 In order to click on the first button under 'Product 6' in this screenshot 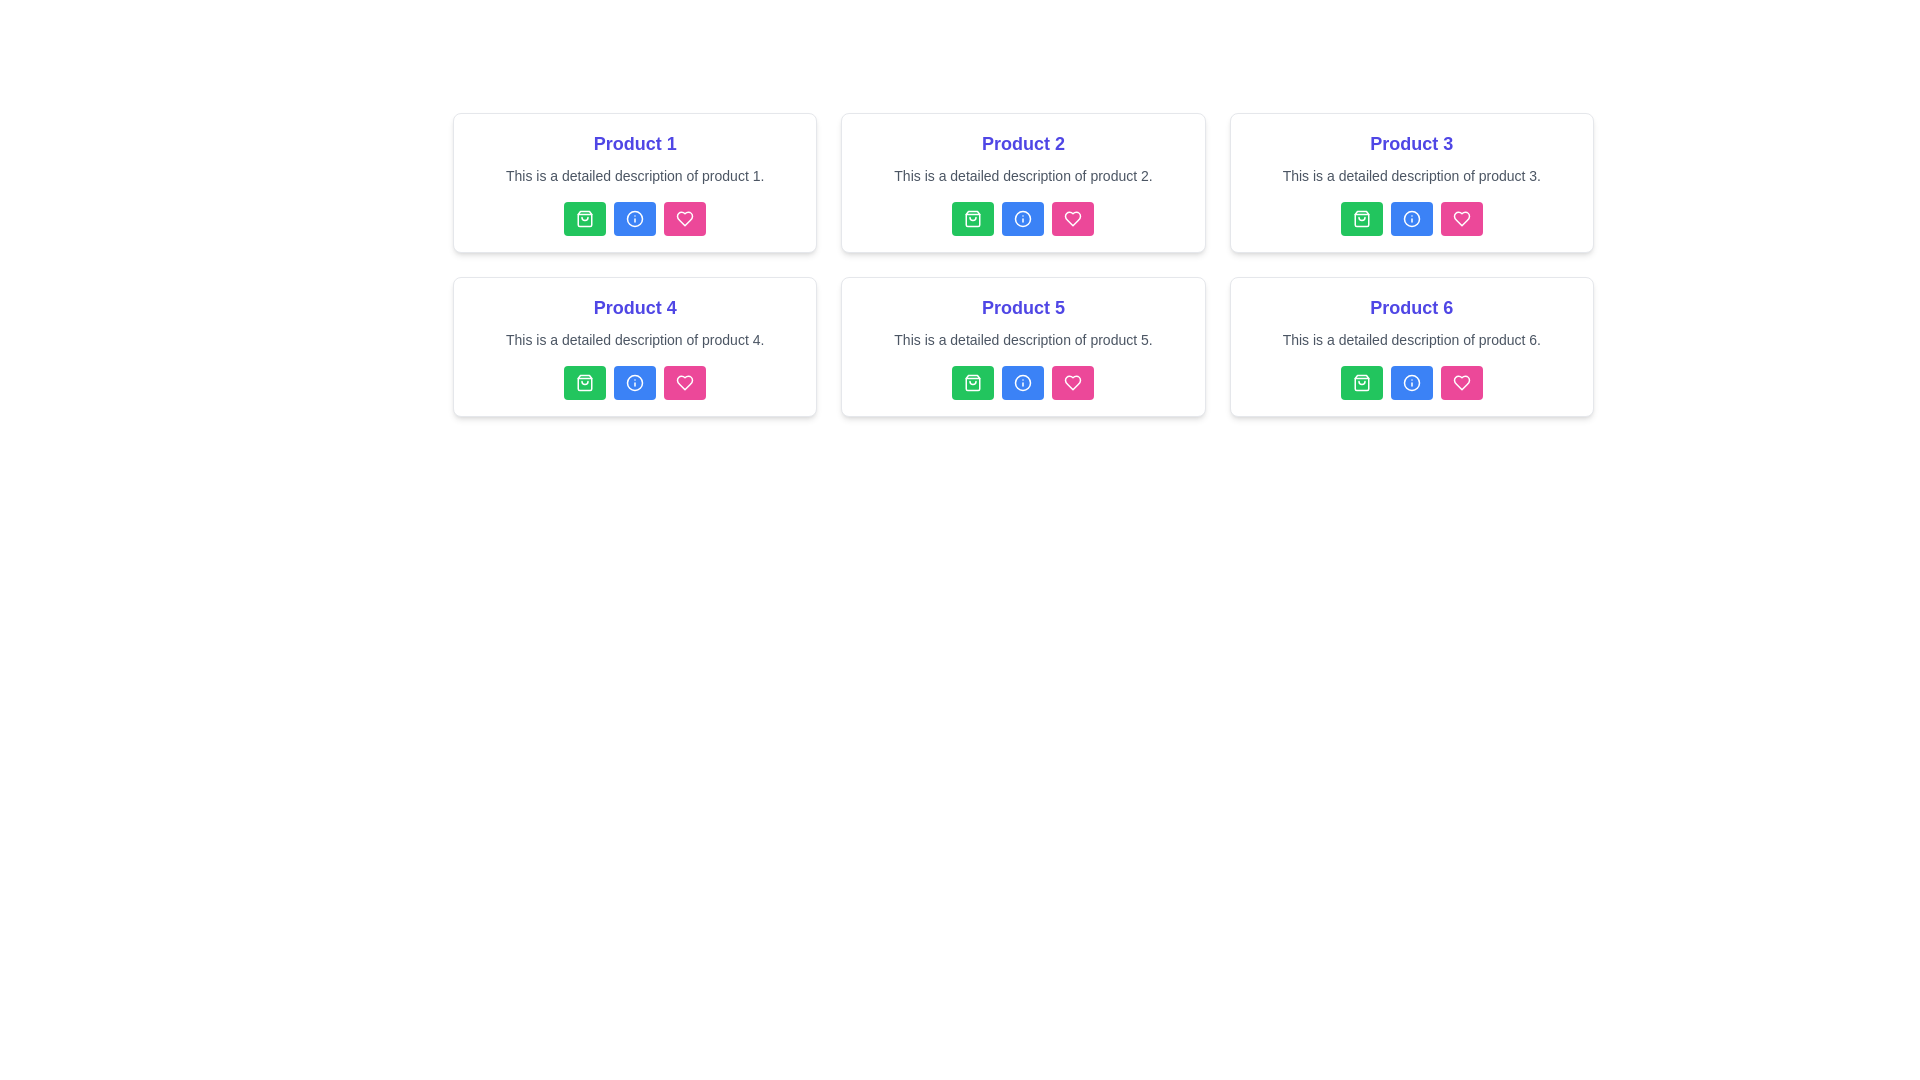, I will do `click(1360, 382)`.